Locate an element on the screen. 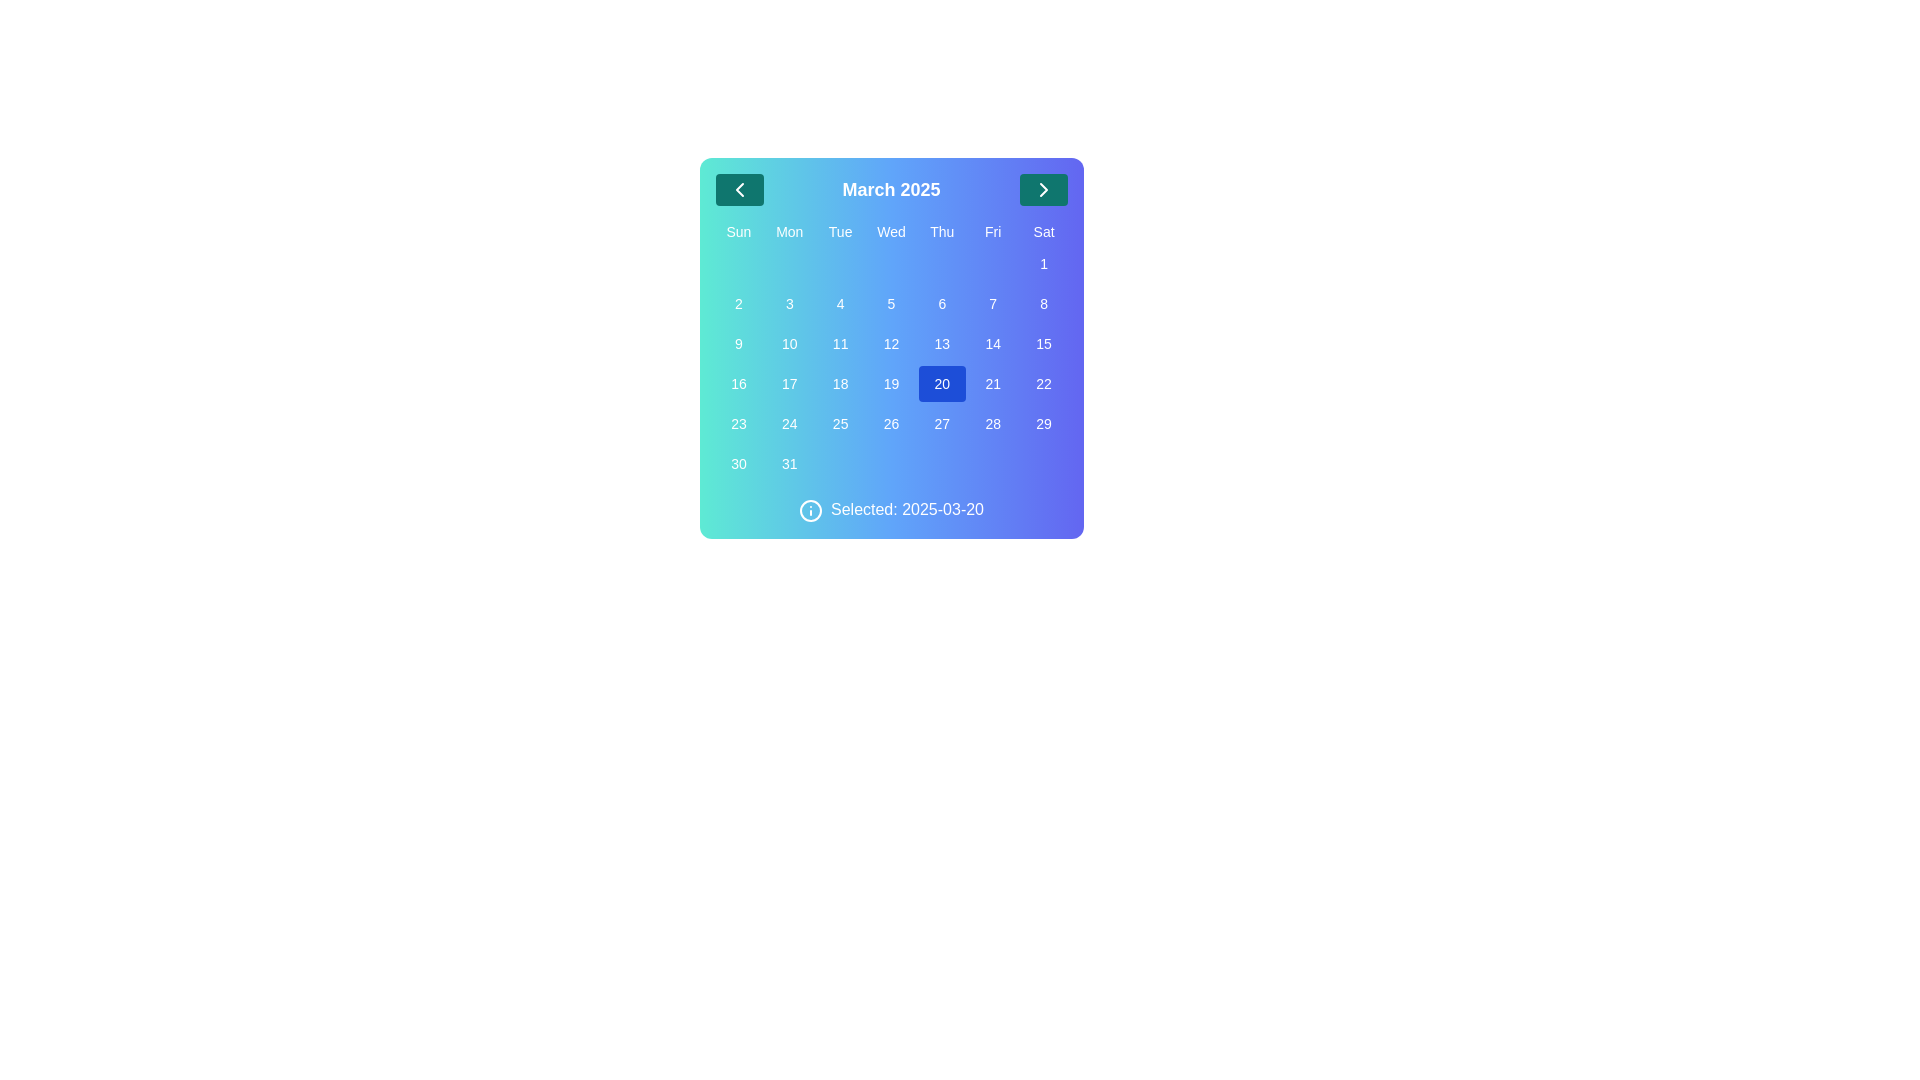 The width and height of the screenshot is (1920, 1080). the date selector button for date 5 in the calendar grid located in the fourth column of the second row is located at coordinates (890, 304).